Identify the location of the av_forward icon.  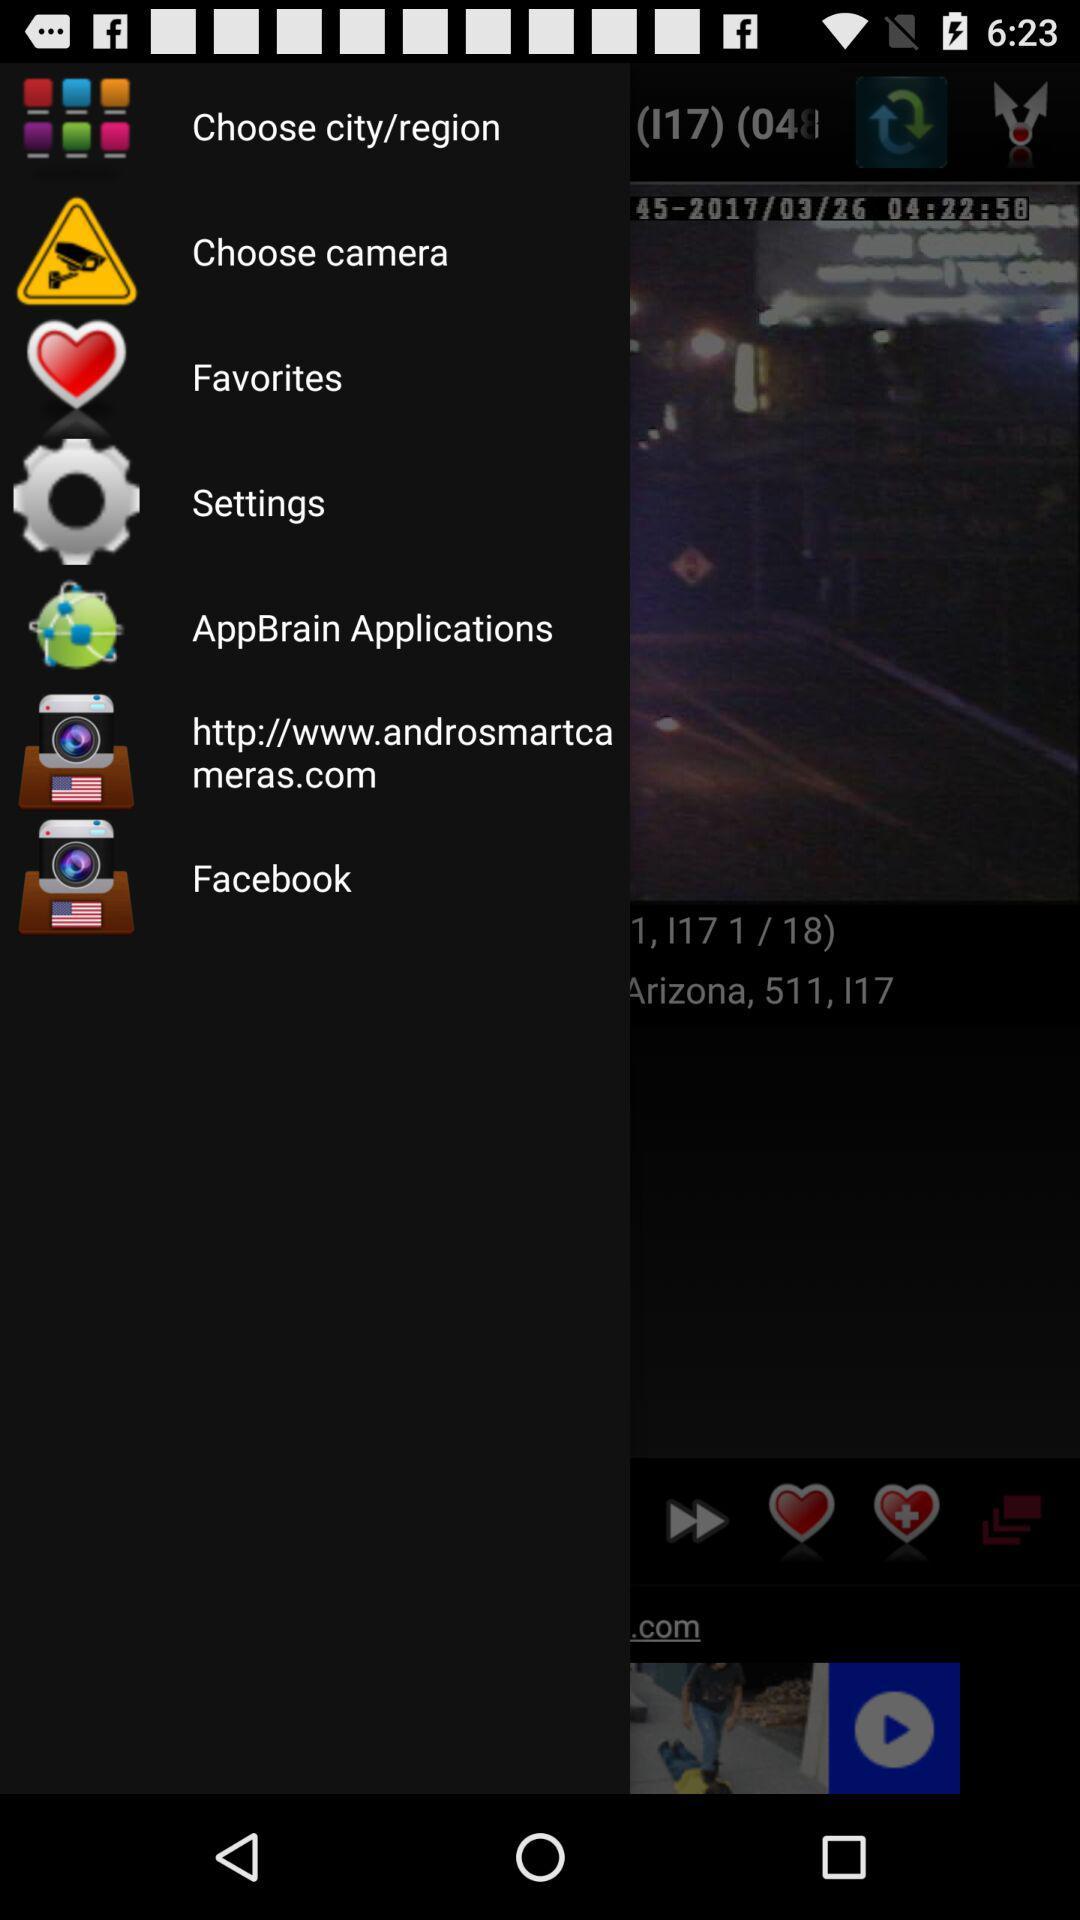
(695, 1627).